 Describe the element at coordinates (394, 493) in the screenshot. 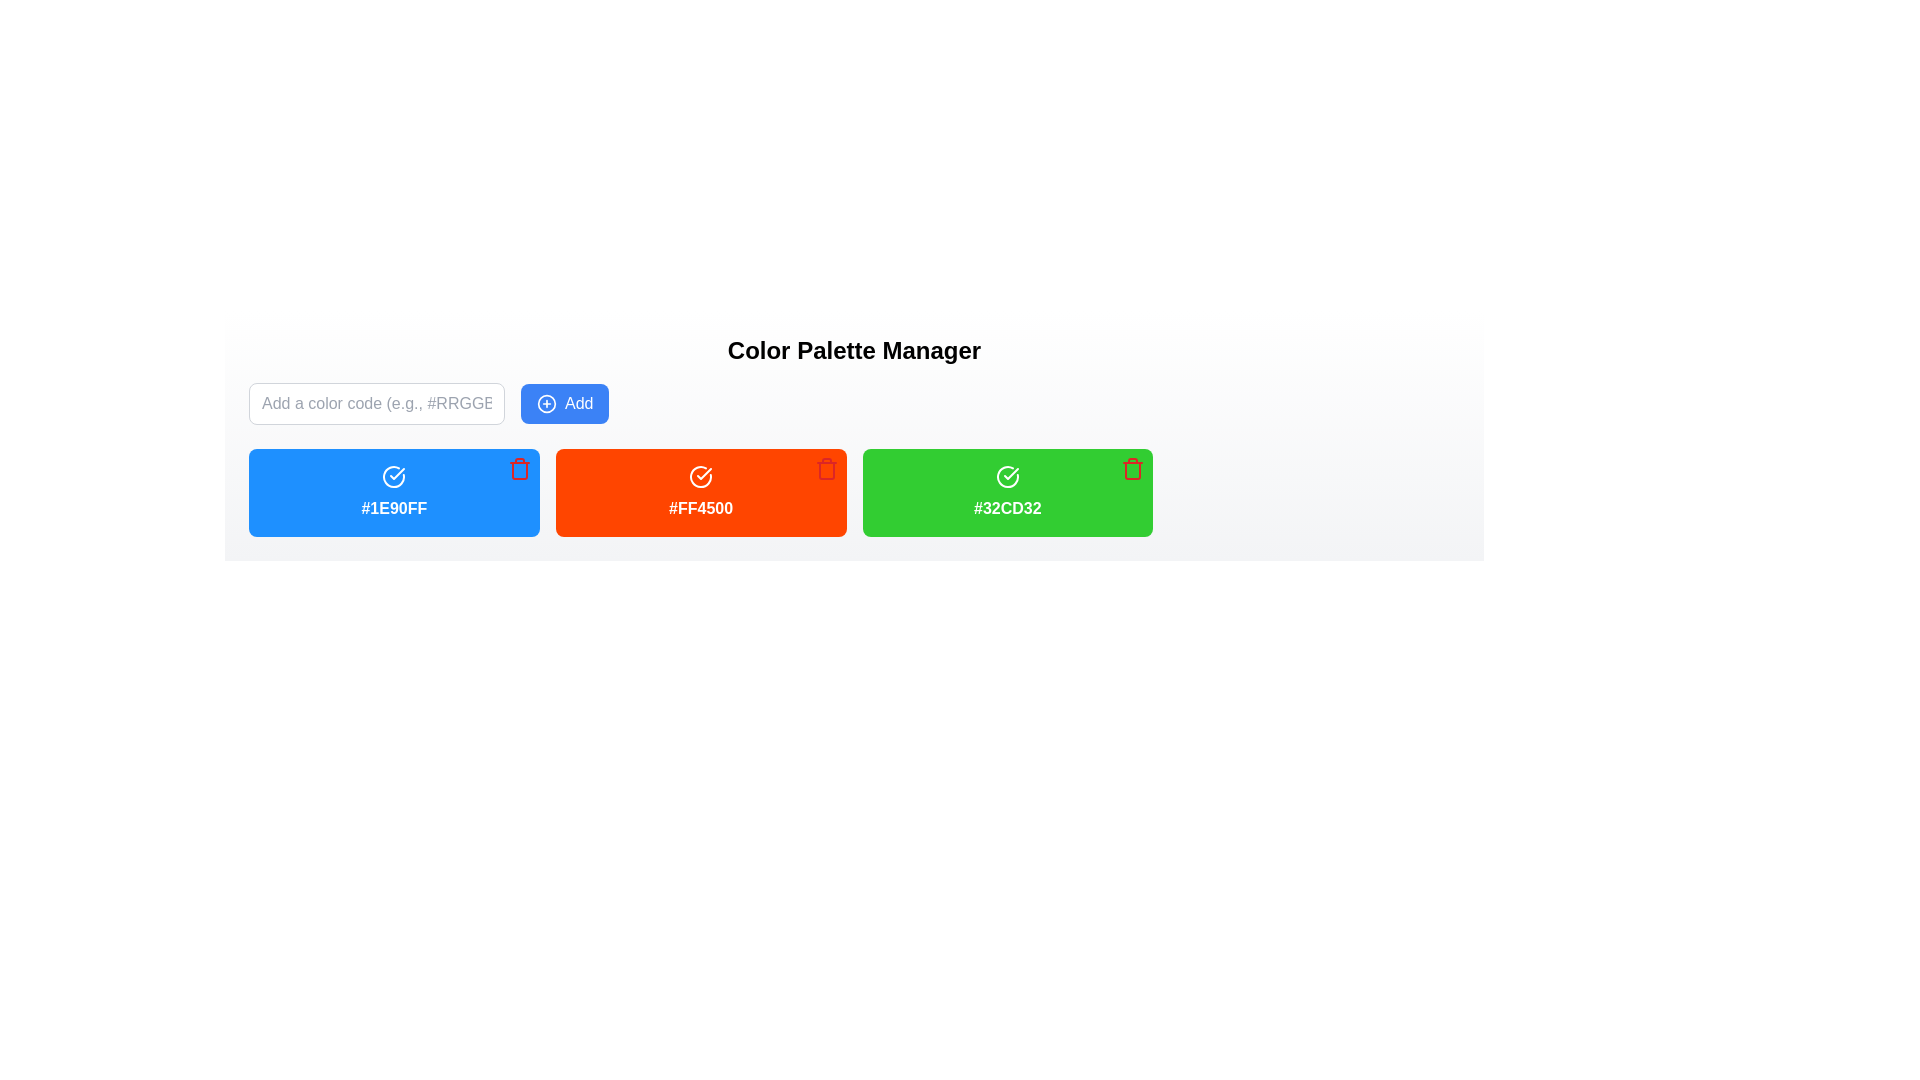

I see `the rectangular button with a vibrant blue background, white check icon, and bold white text '#1E90FF'` at that location.